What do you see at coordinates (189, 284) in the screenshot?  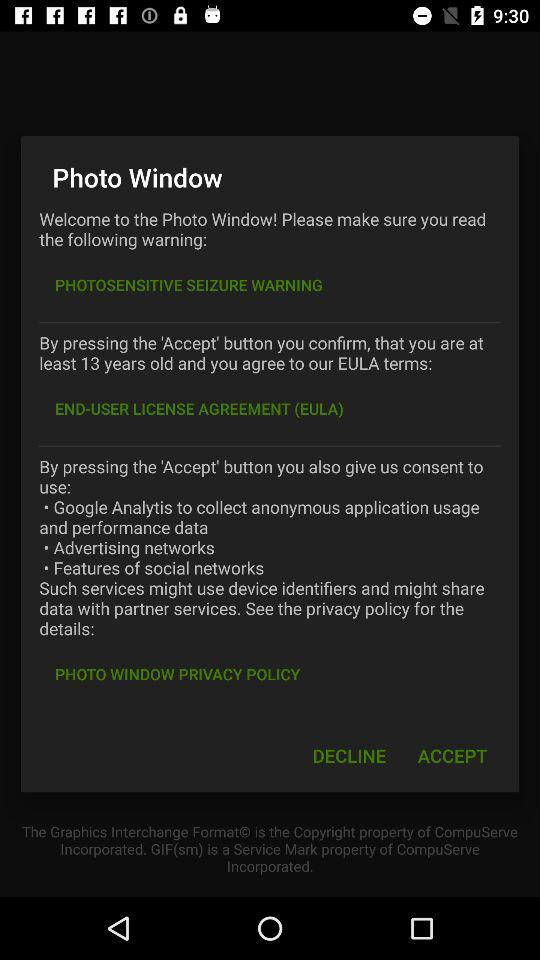 I see `photosensitive seizure warning item` at bounding box center [189, 284].